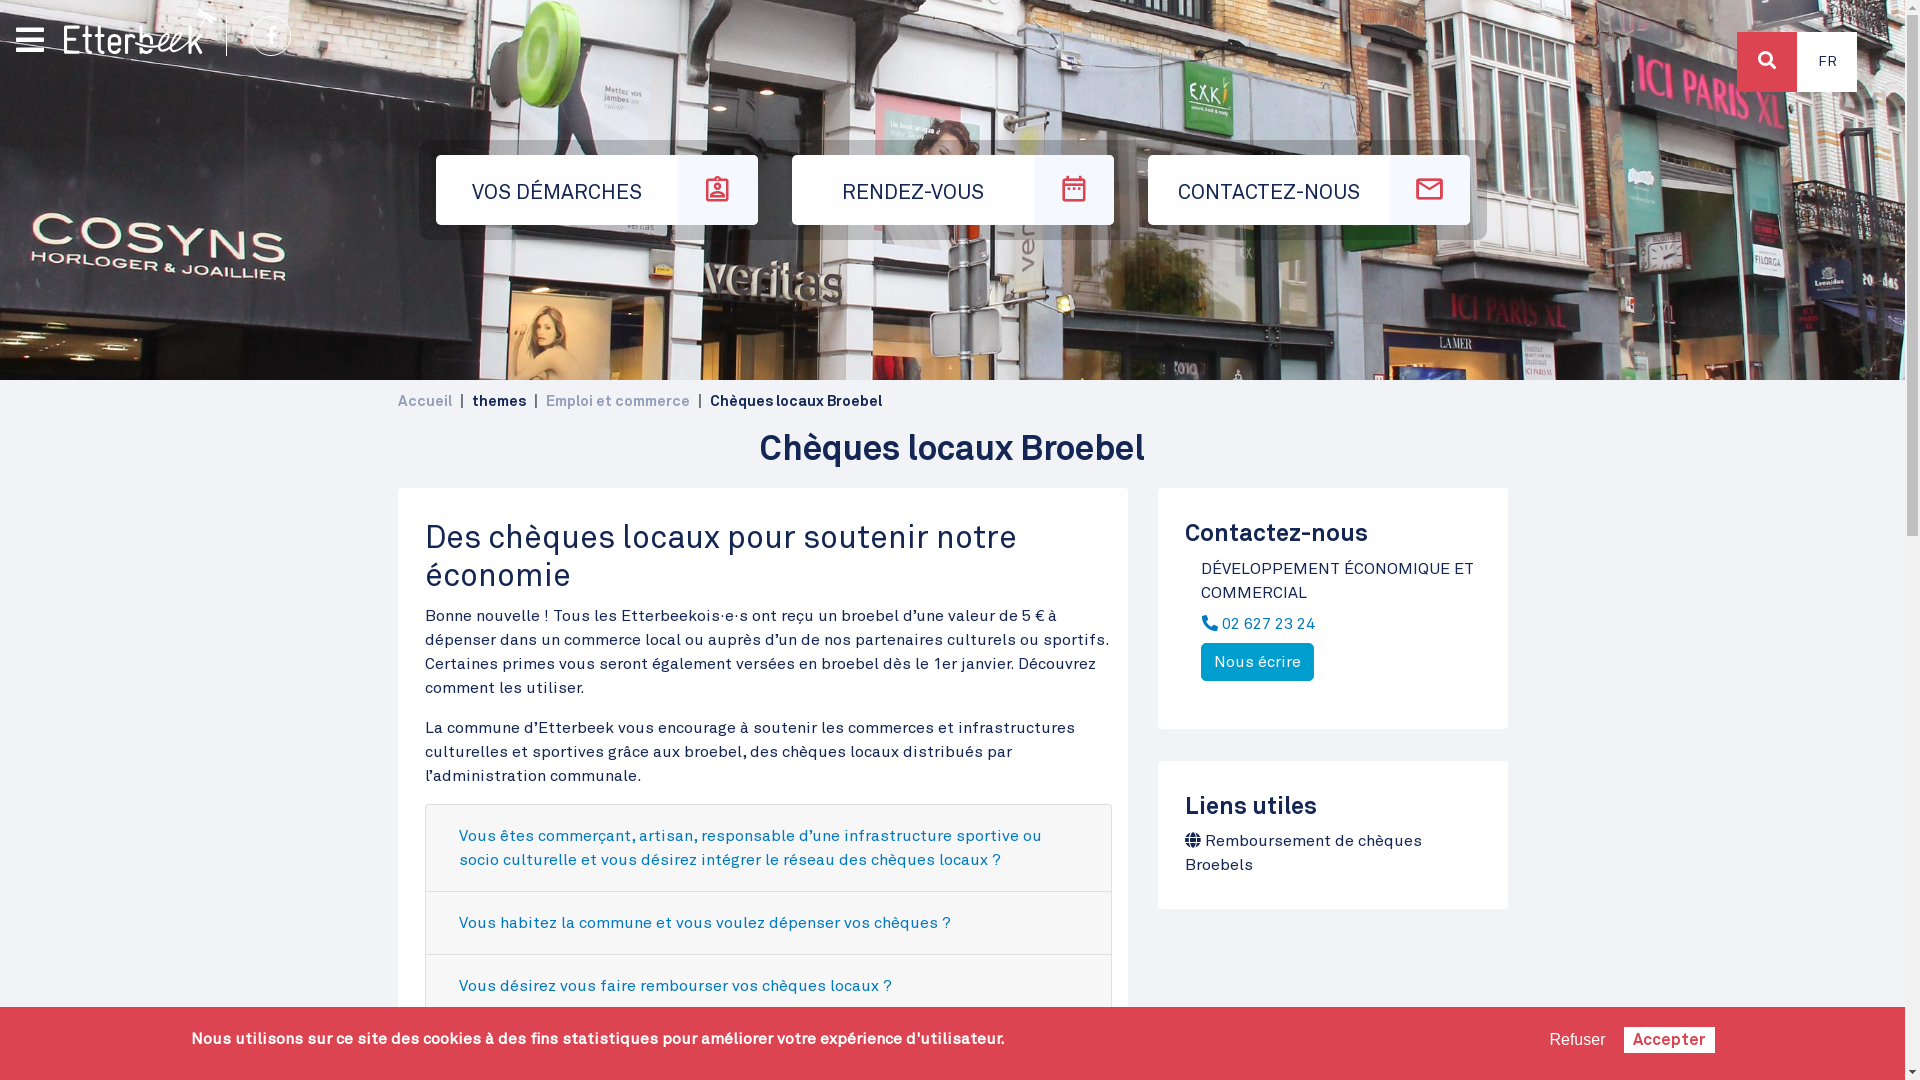 This screenshot has height=1080, width=1920. Describe the element at coordinates (1669, 1039) in the screenshot. I see `'Accepter'` at that location.